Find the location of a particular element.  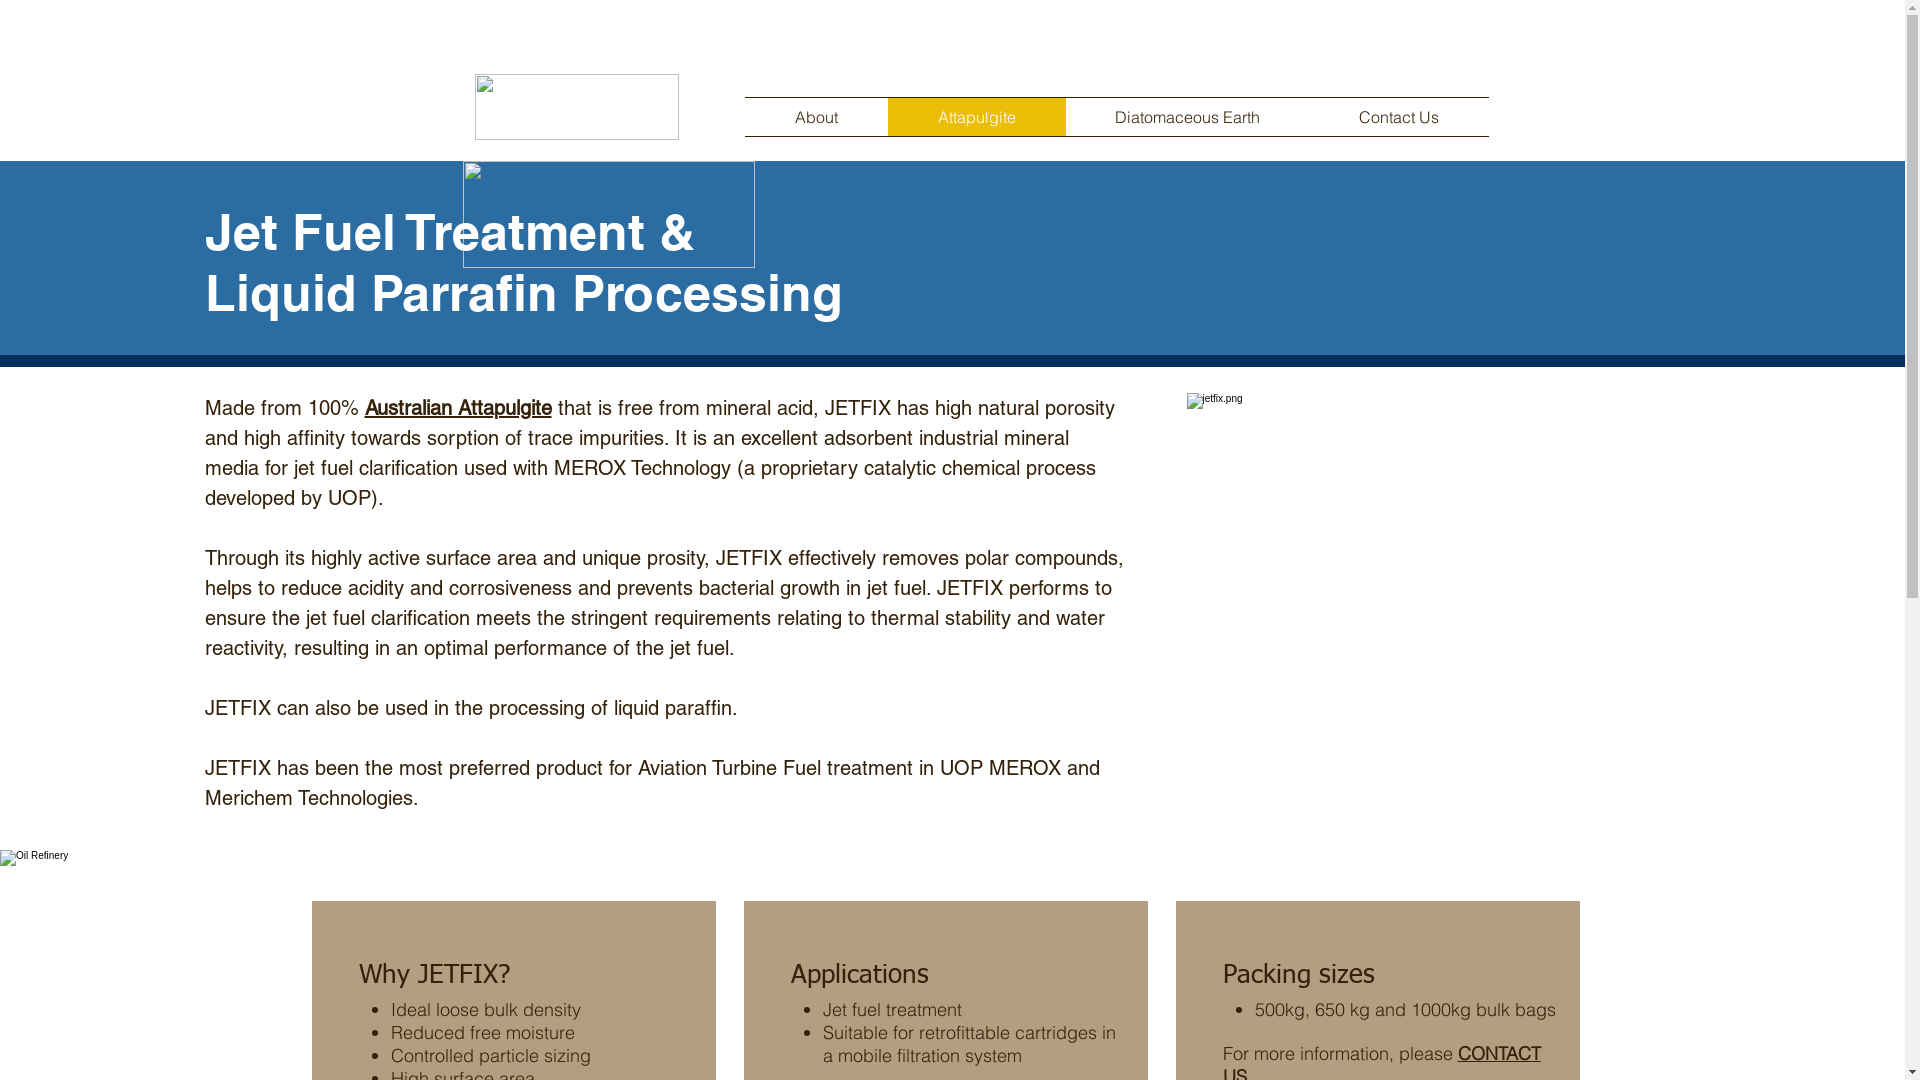

'About' is located at coordinates (815, 116).